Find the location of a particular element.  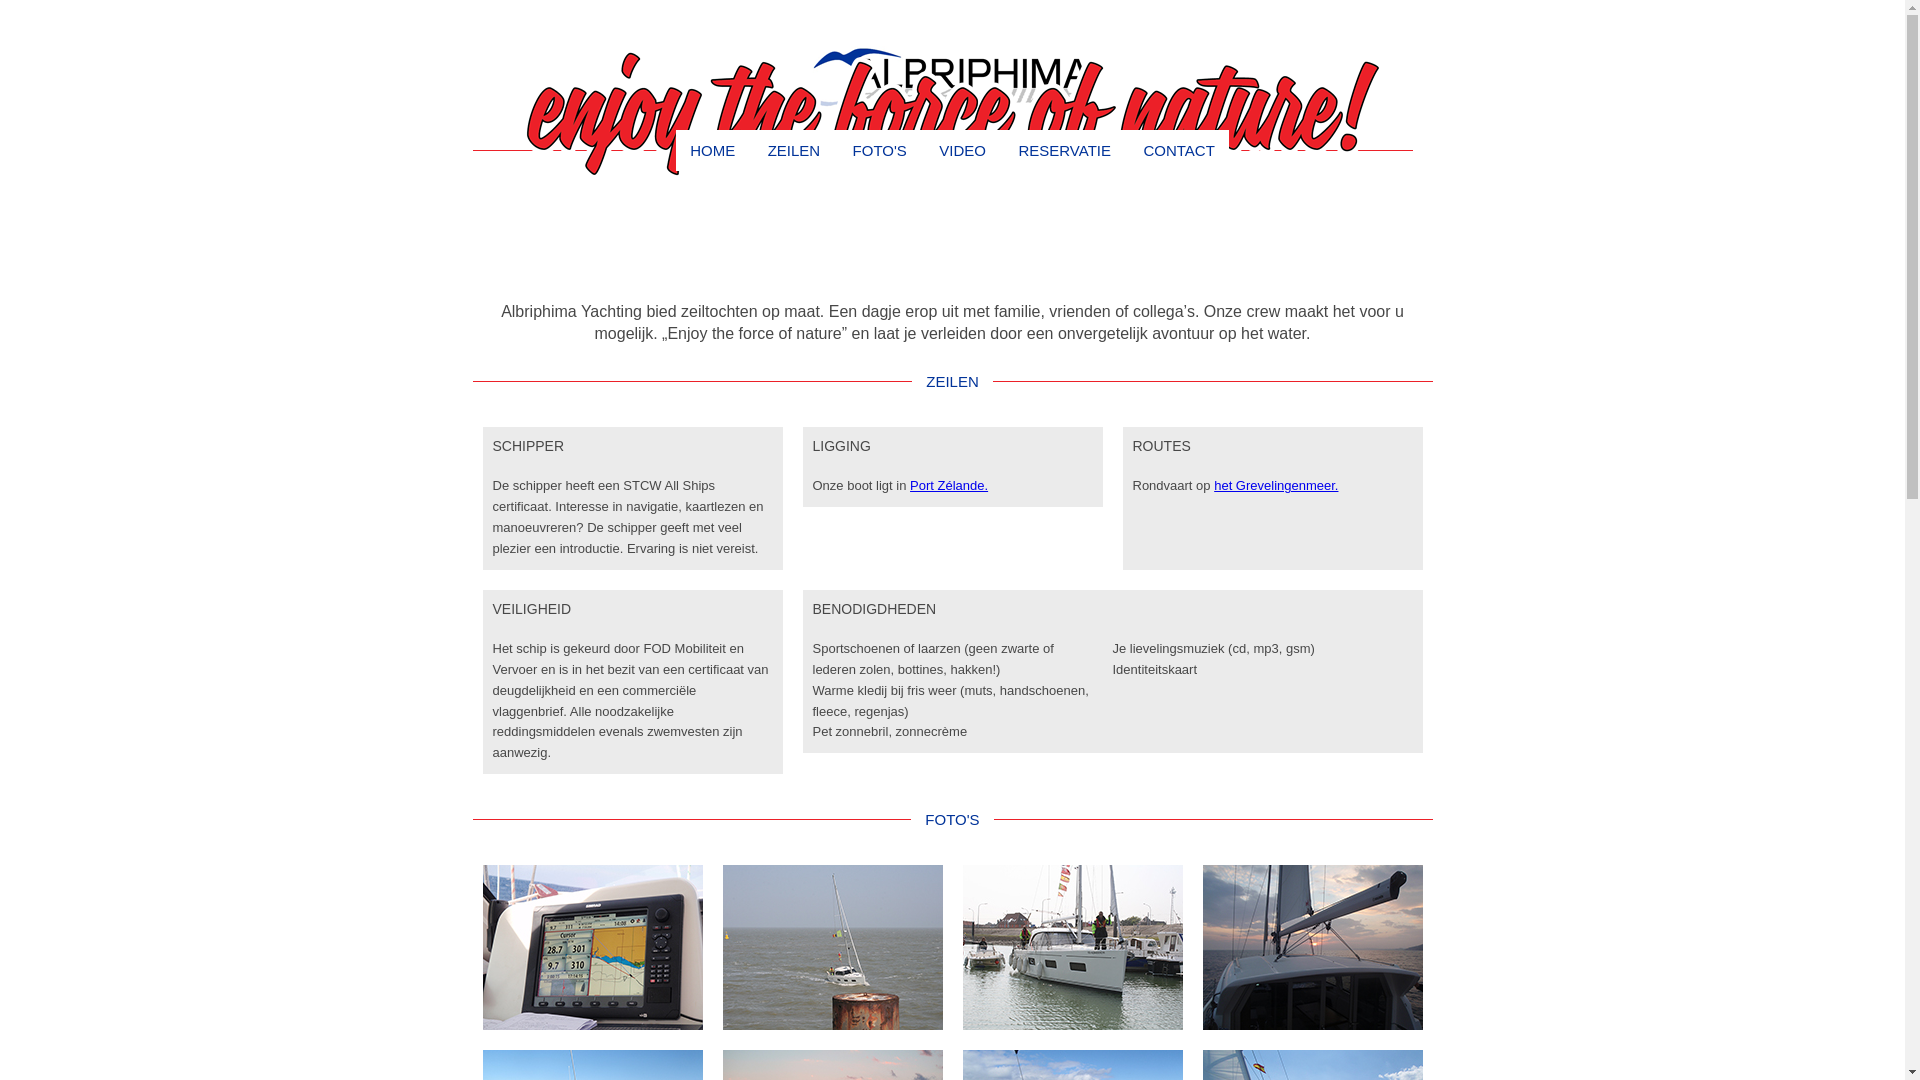

'HOME' is located at coordinates (712, 149).